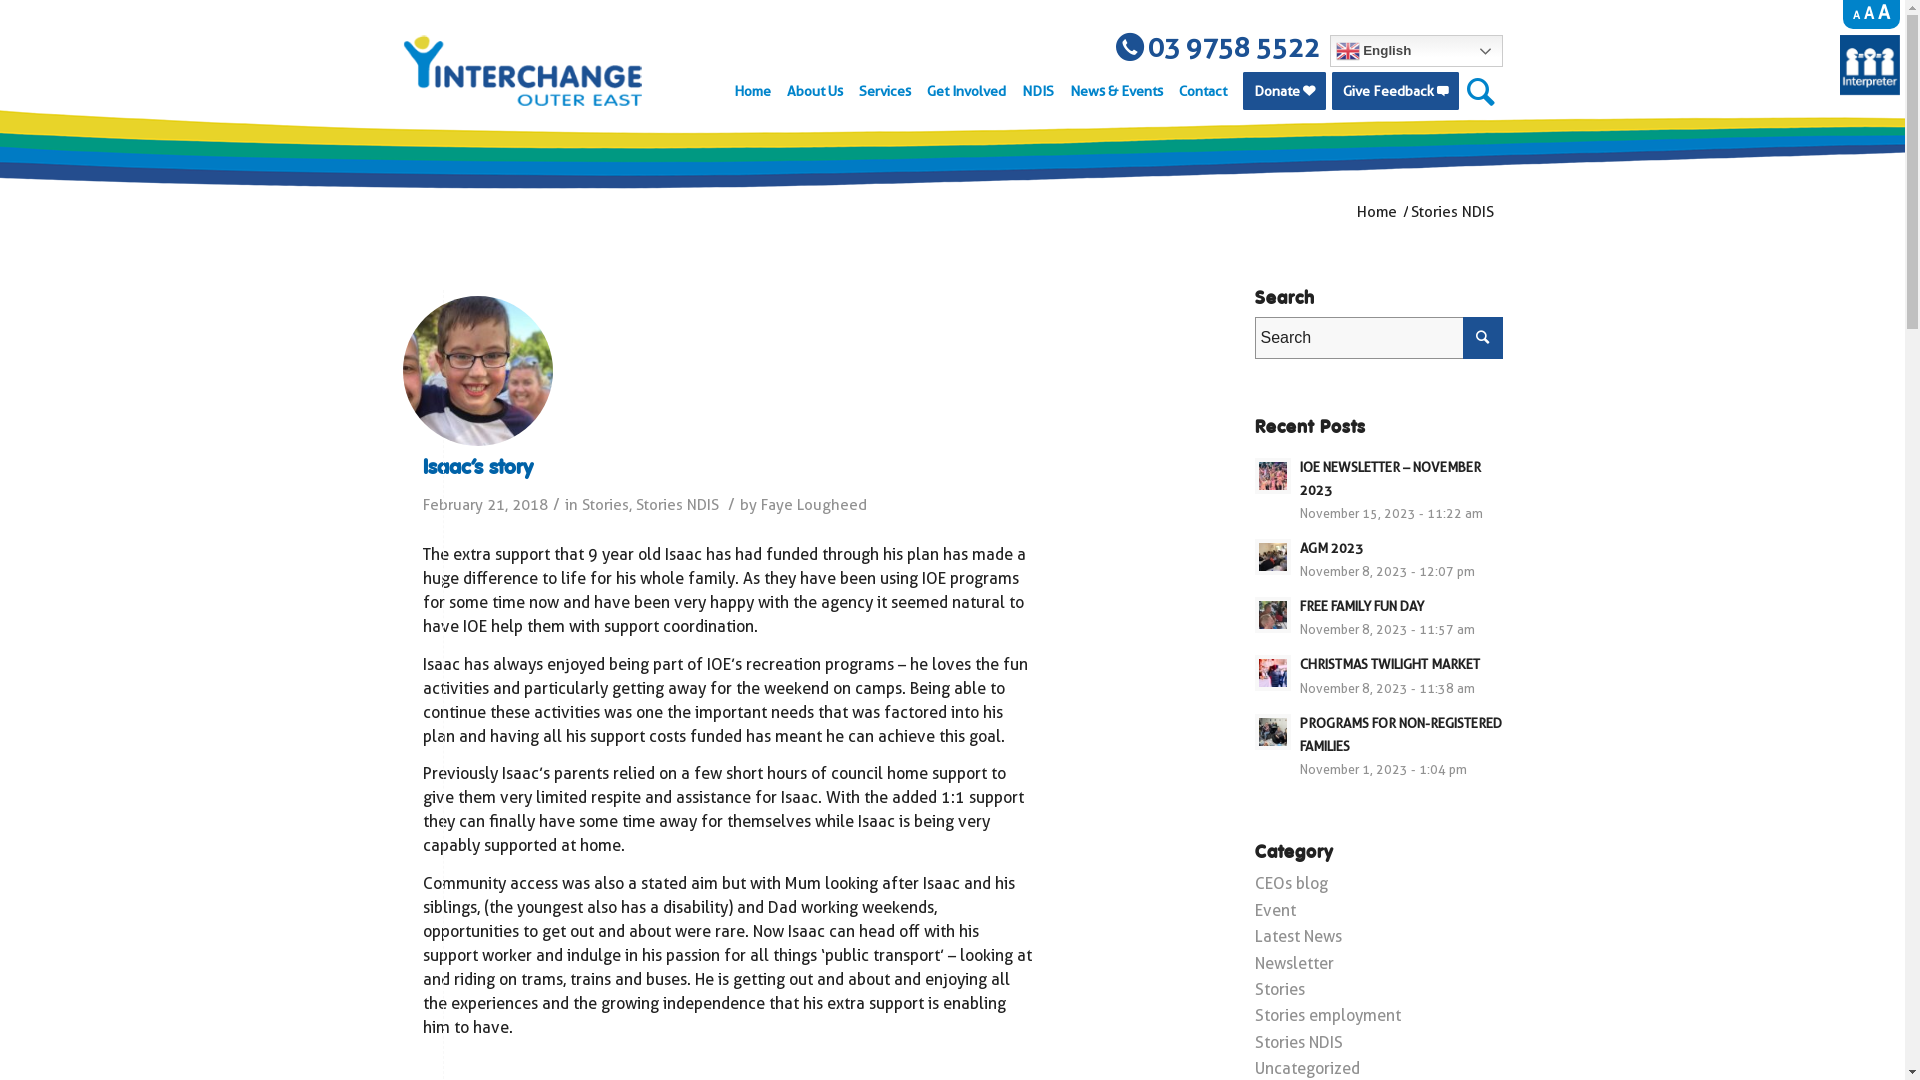 The height and width of the screenshot is (1080, 1920). What do you see at coordinates (1252, 616) in the screenshot?
I see `'FREE FAMILY FUN DAY` at bounding box center [1252, 616].